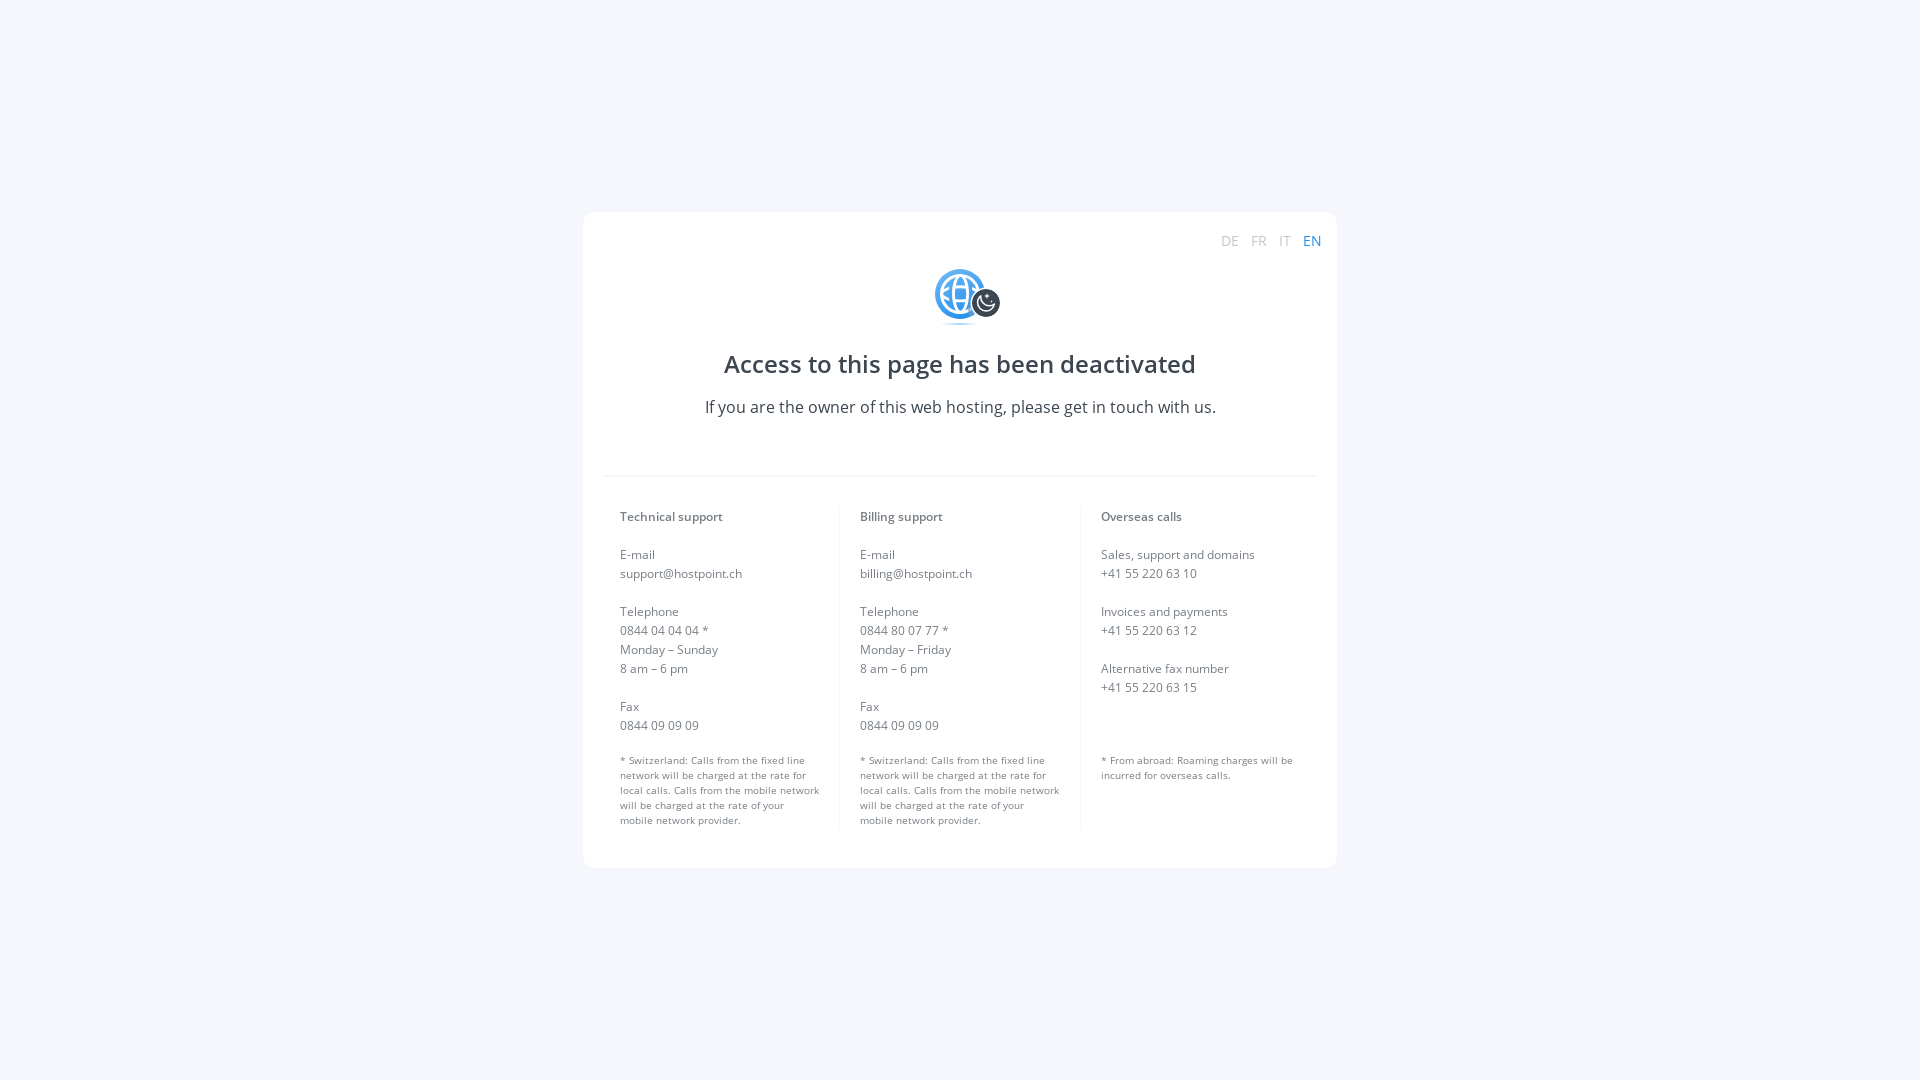 The image size is (1920, 1080). What do you see at coordinates (859, 573) in the screenshot?
I see `'billing@hostpoint.ch'` at bounding box center [859, 573].